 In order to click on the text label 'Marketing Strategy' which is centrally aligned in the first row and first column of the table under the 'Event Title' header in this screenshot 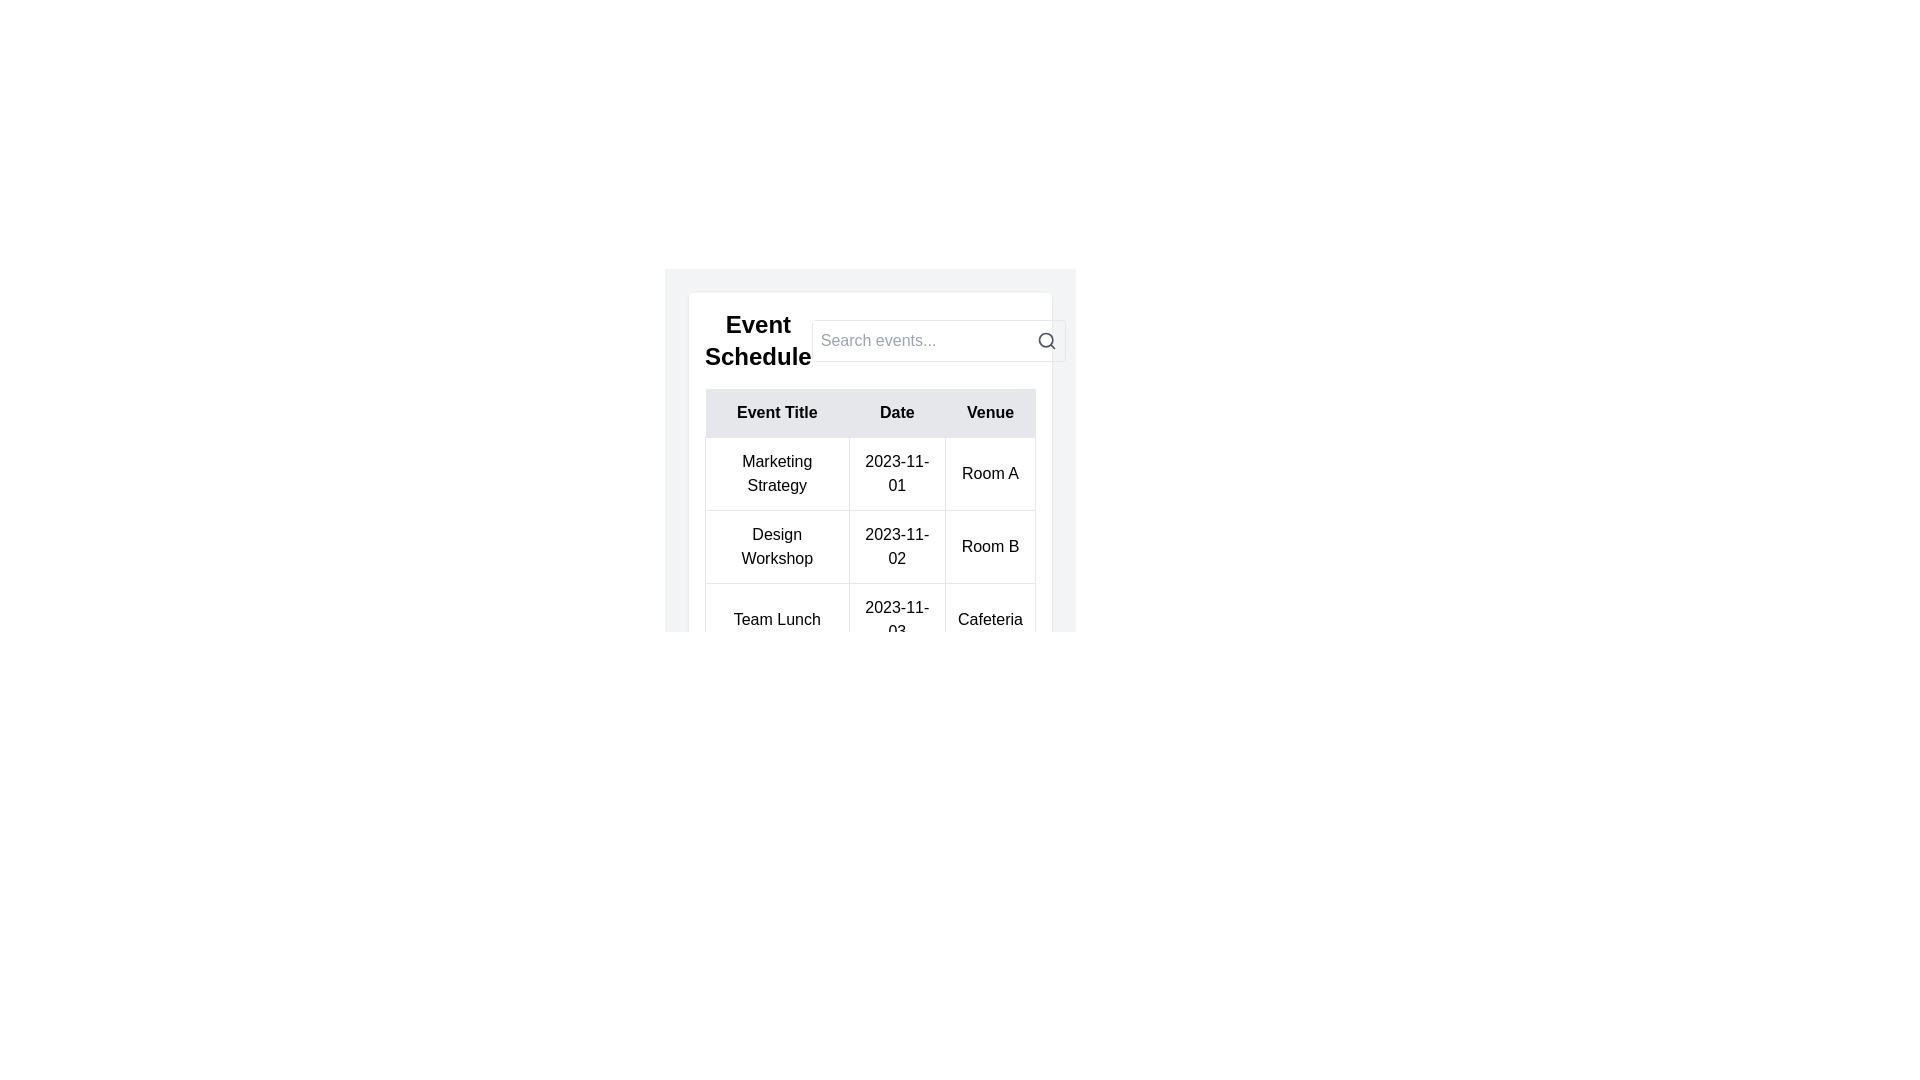, I will do `click(776, 474)`.